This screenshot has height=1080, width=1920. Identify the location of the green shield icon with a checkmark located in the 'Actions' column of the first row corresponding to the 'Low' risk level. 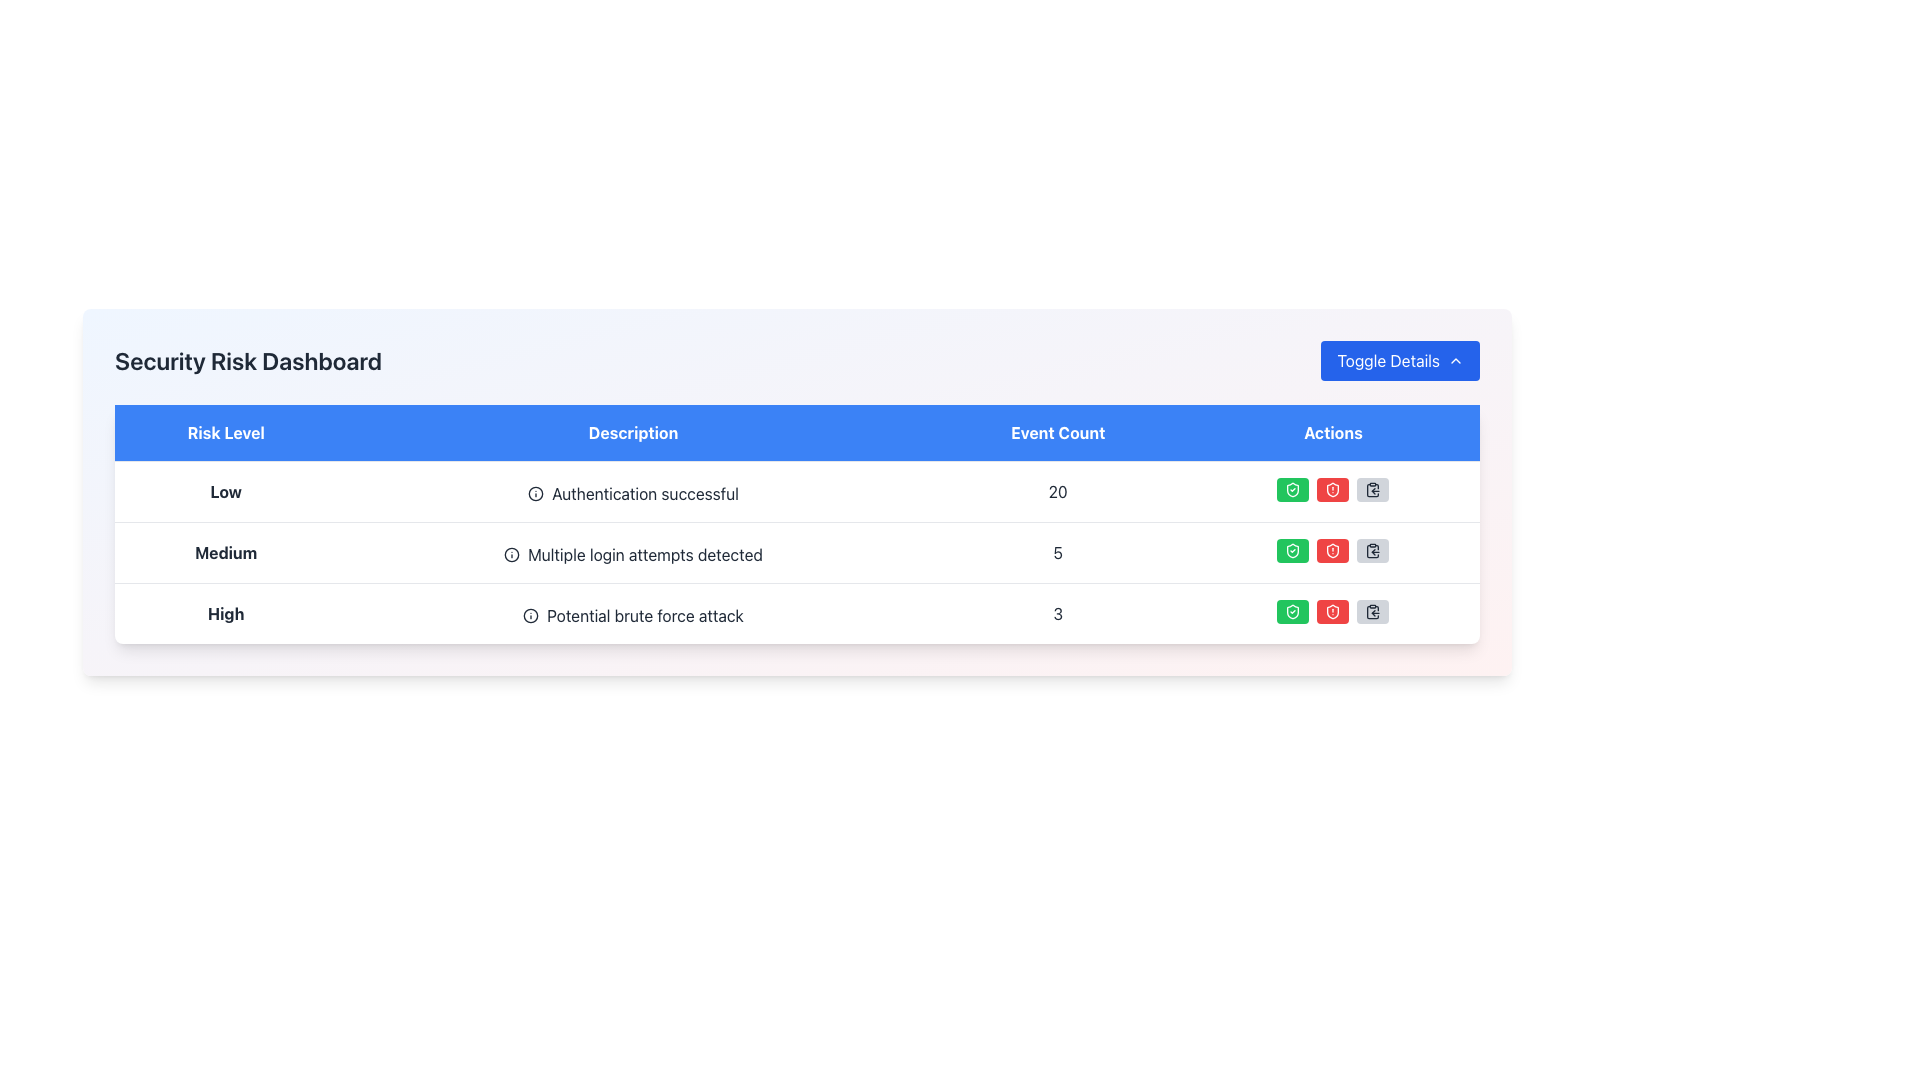
(1293, 489).